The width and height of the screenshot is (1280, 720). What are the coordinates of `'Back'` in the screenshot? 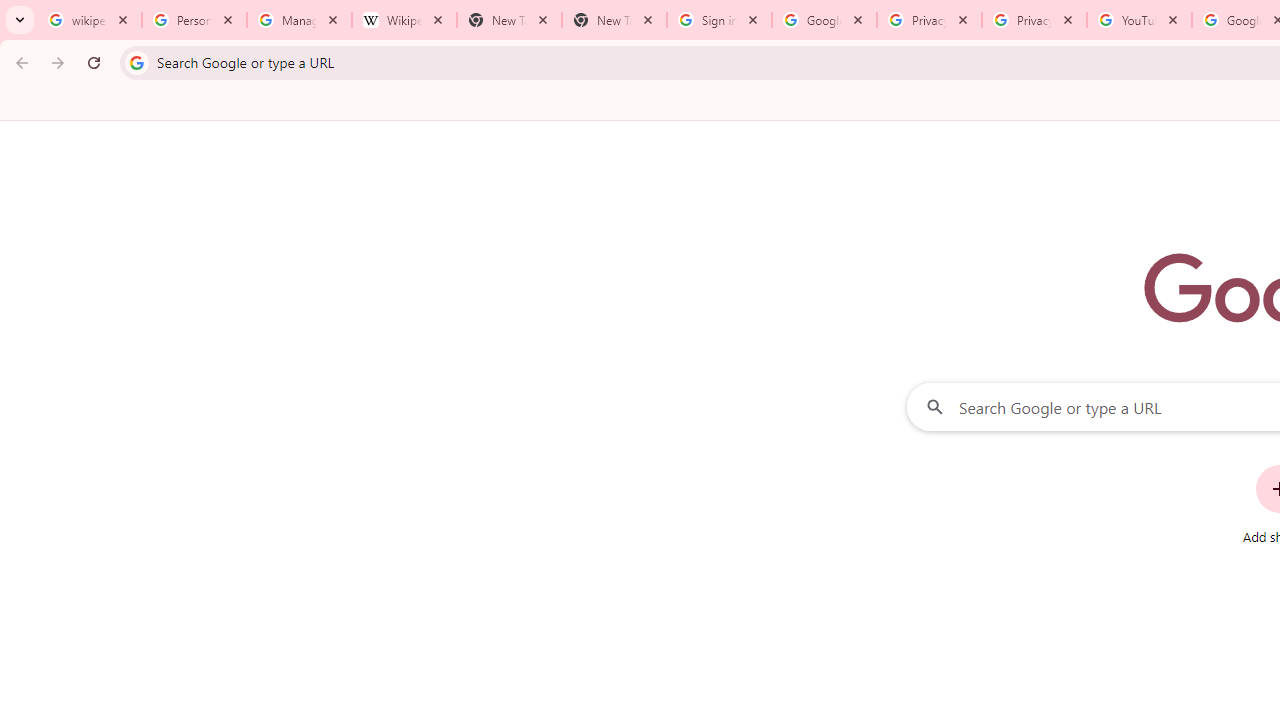 It's located at (19, 61).